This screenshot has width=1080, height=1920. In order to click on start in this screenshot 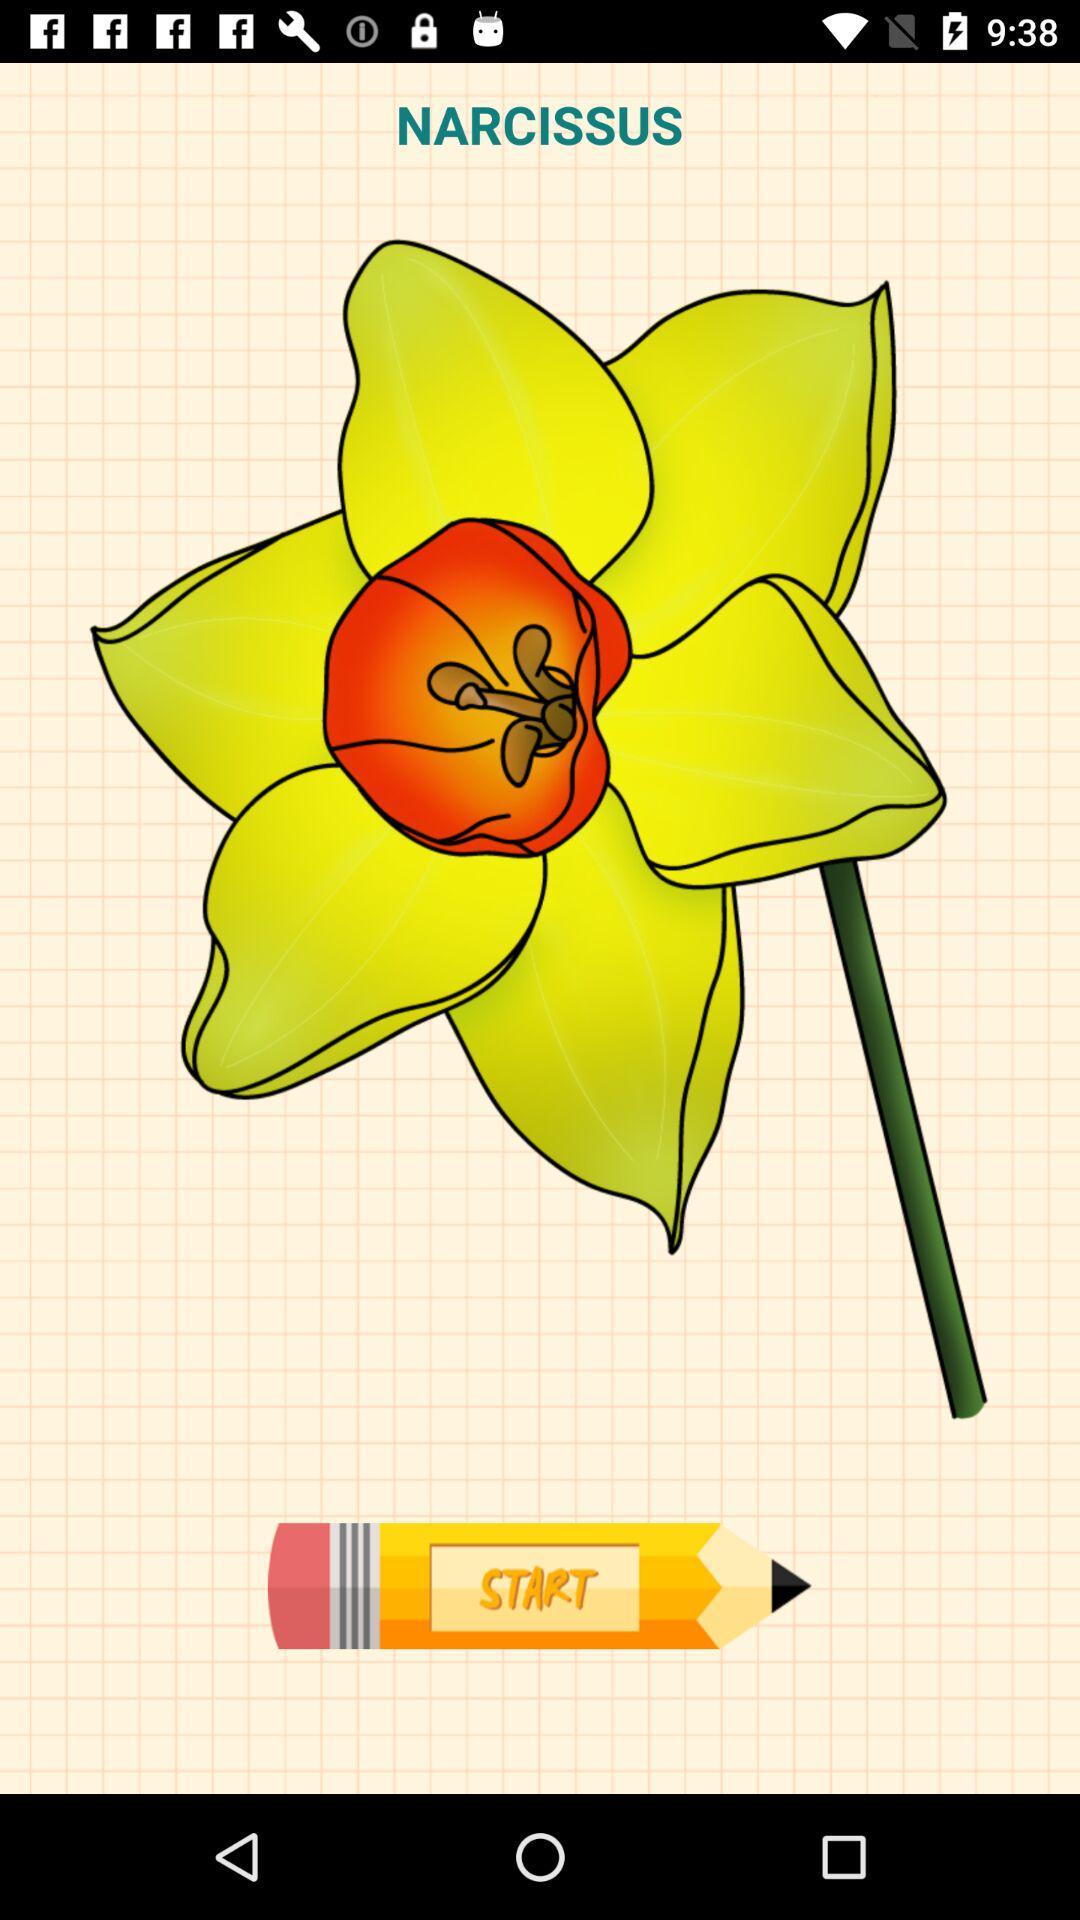, I will do `click(538, 1585)`.